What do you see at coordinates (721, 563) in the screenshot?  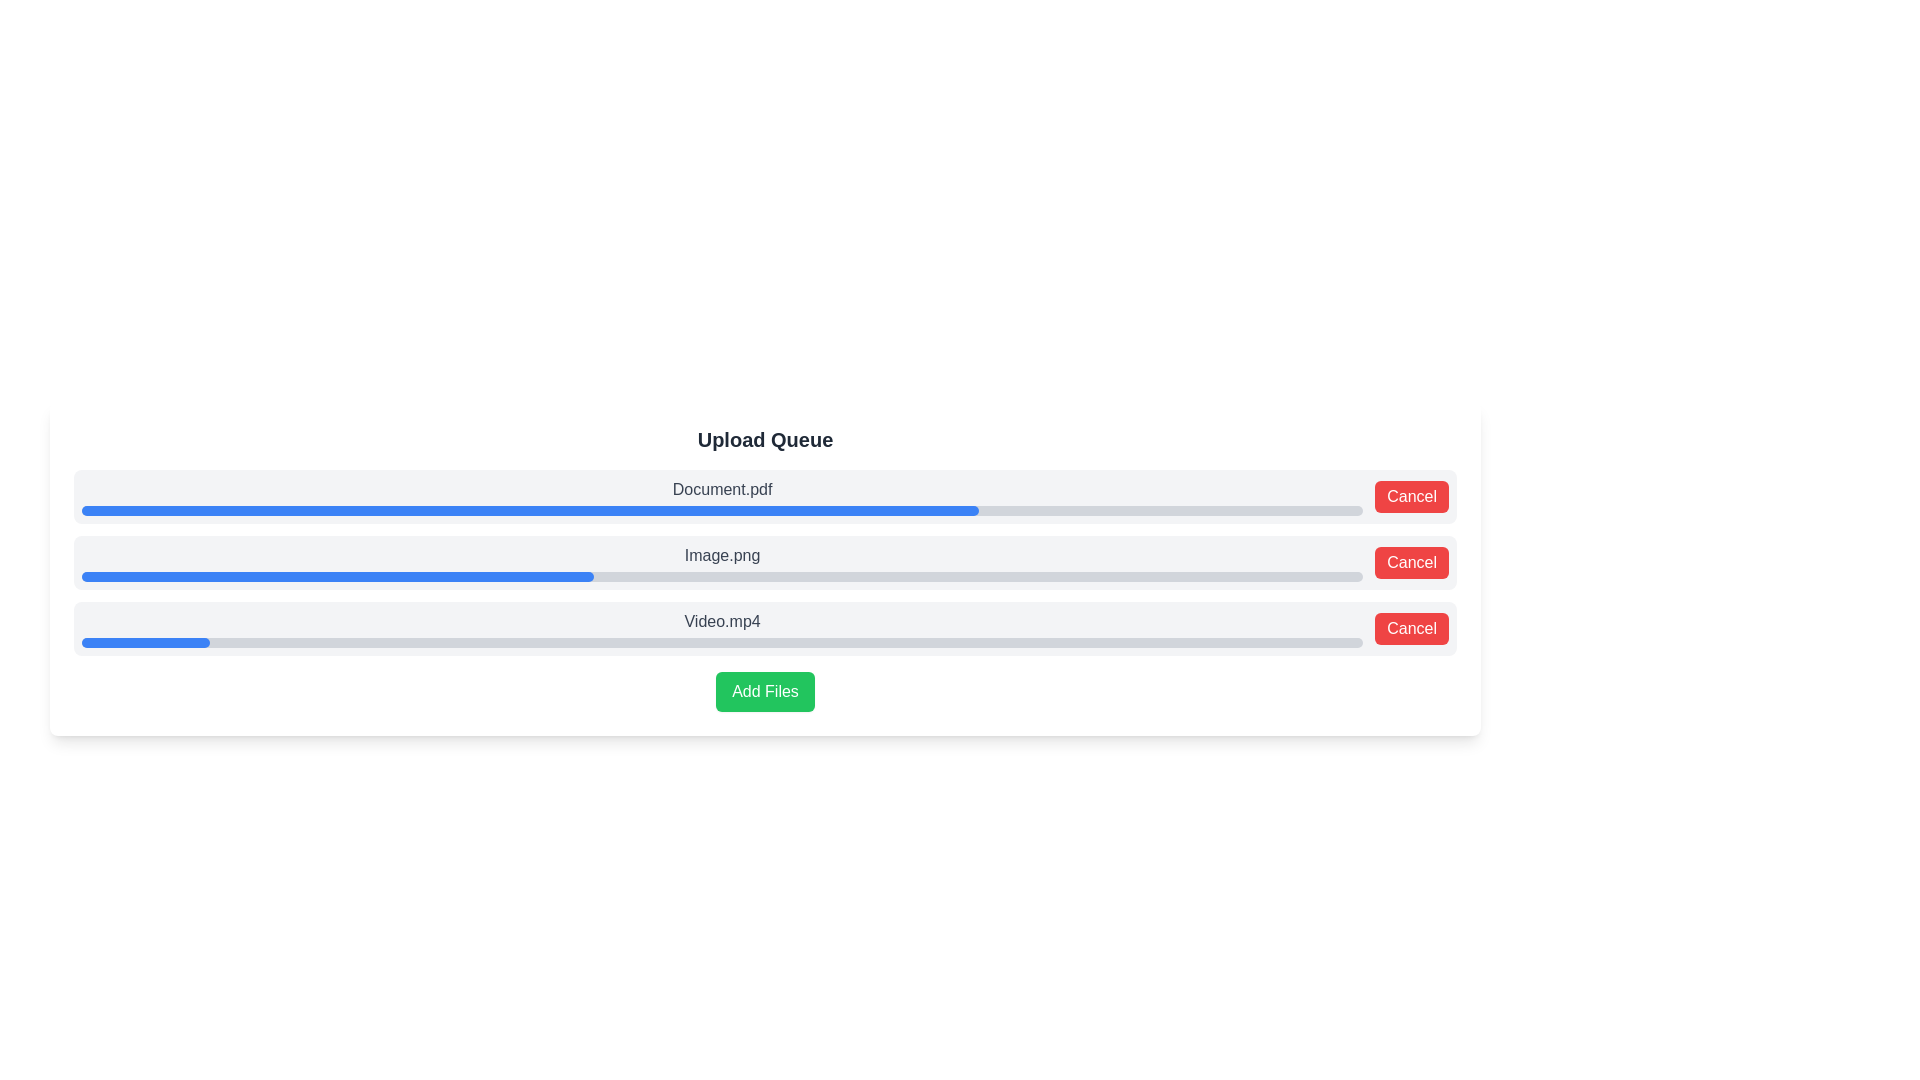 I see `the text label displaying 'Image.png' which is styled in gray color and located above a progress bar and to the left of a 'Cancel' button` at bounding box center [721, 563].